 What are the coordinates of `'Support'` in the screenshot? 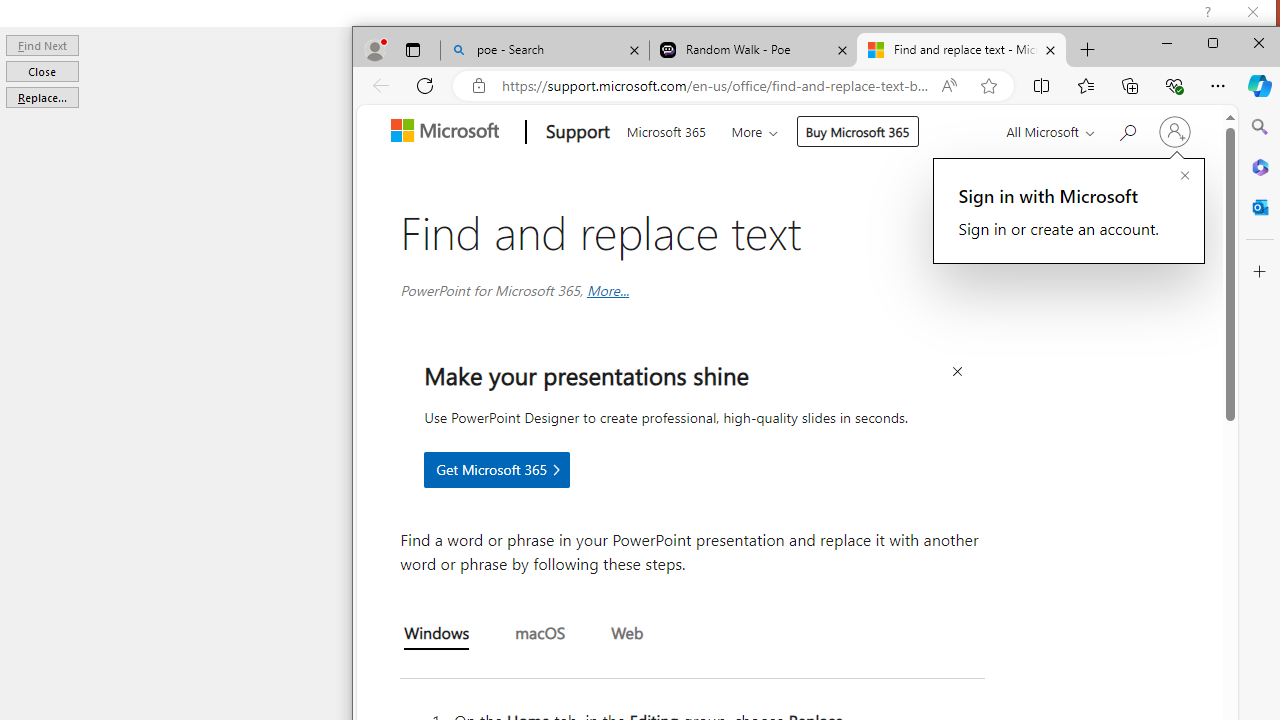 It's located at (575, 132).